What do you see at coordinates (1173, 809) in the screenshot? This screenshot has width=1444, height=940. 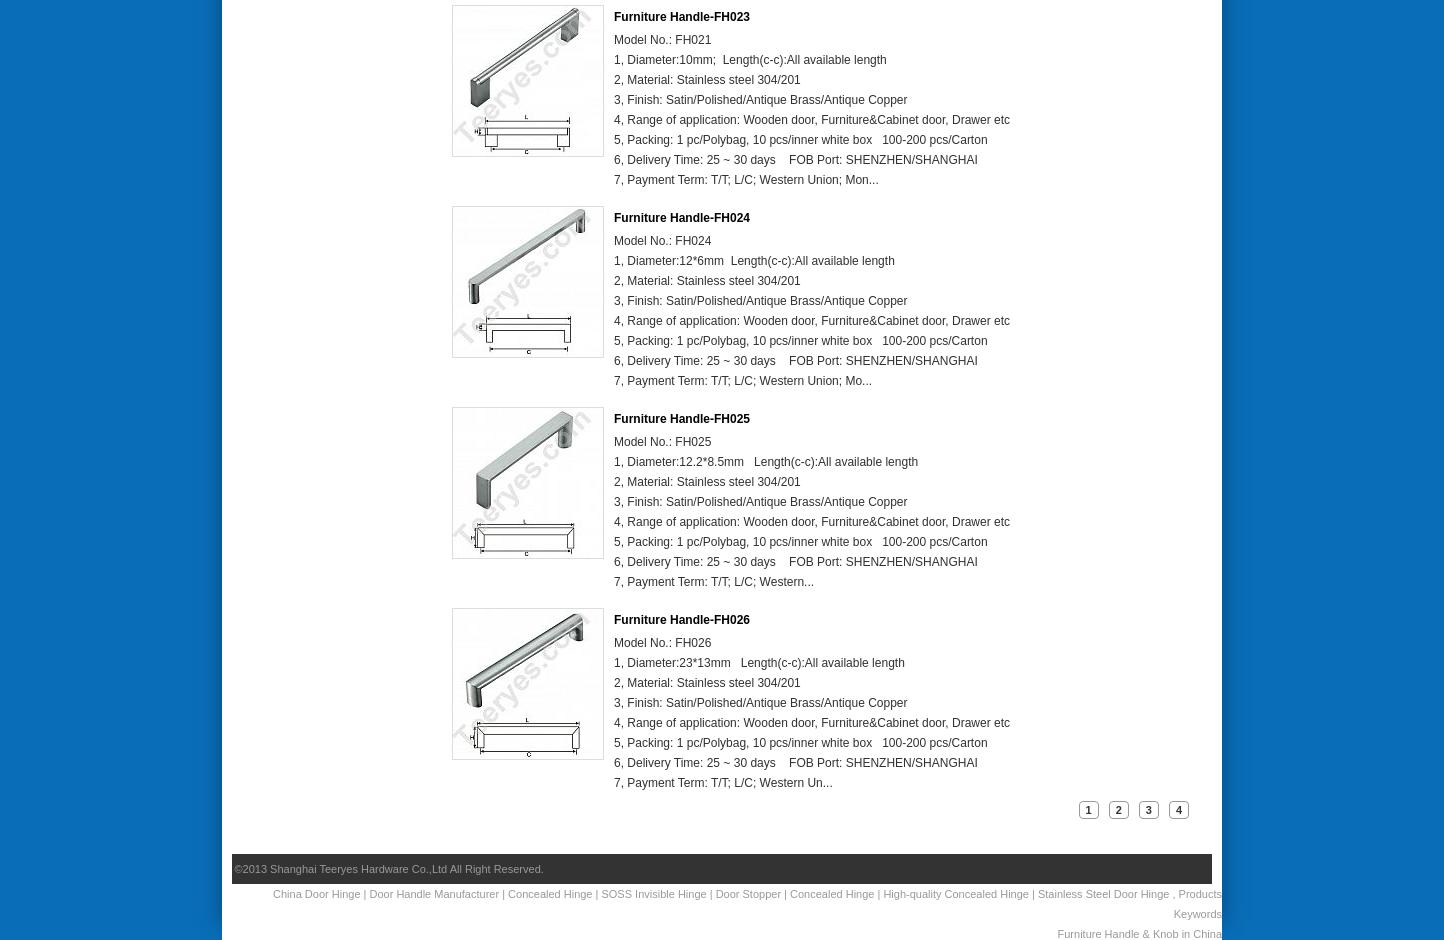 I see `'4'` at bounding box center [1173, 809].